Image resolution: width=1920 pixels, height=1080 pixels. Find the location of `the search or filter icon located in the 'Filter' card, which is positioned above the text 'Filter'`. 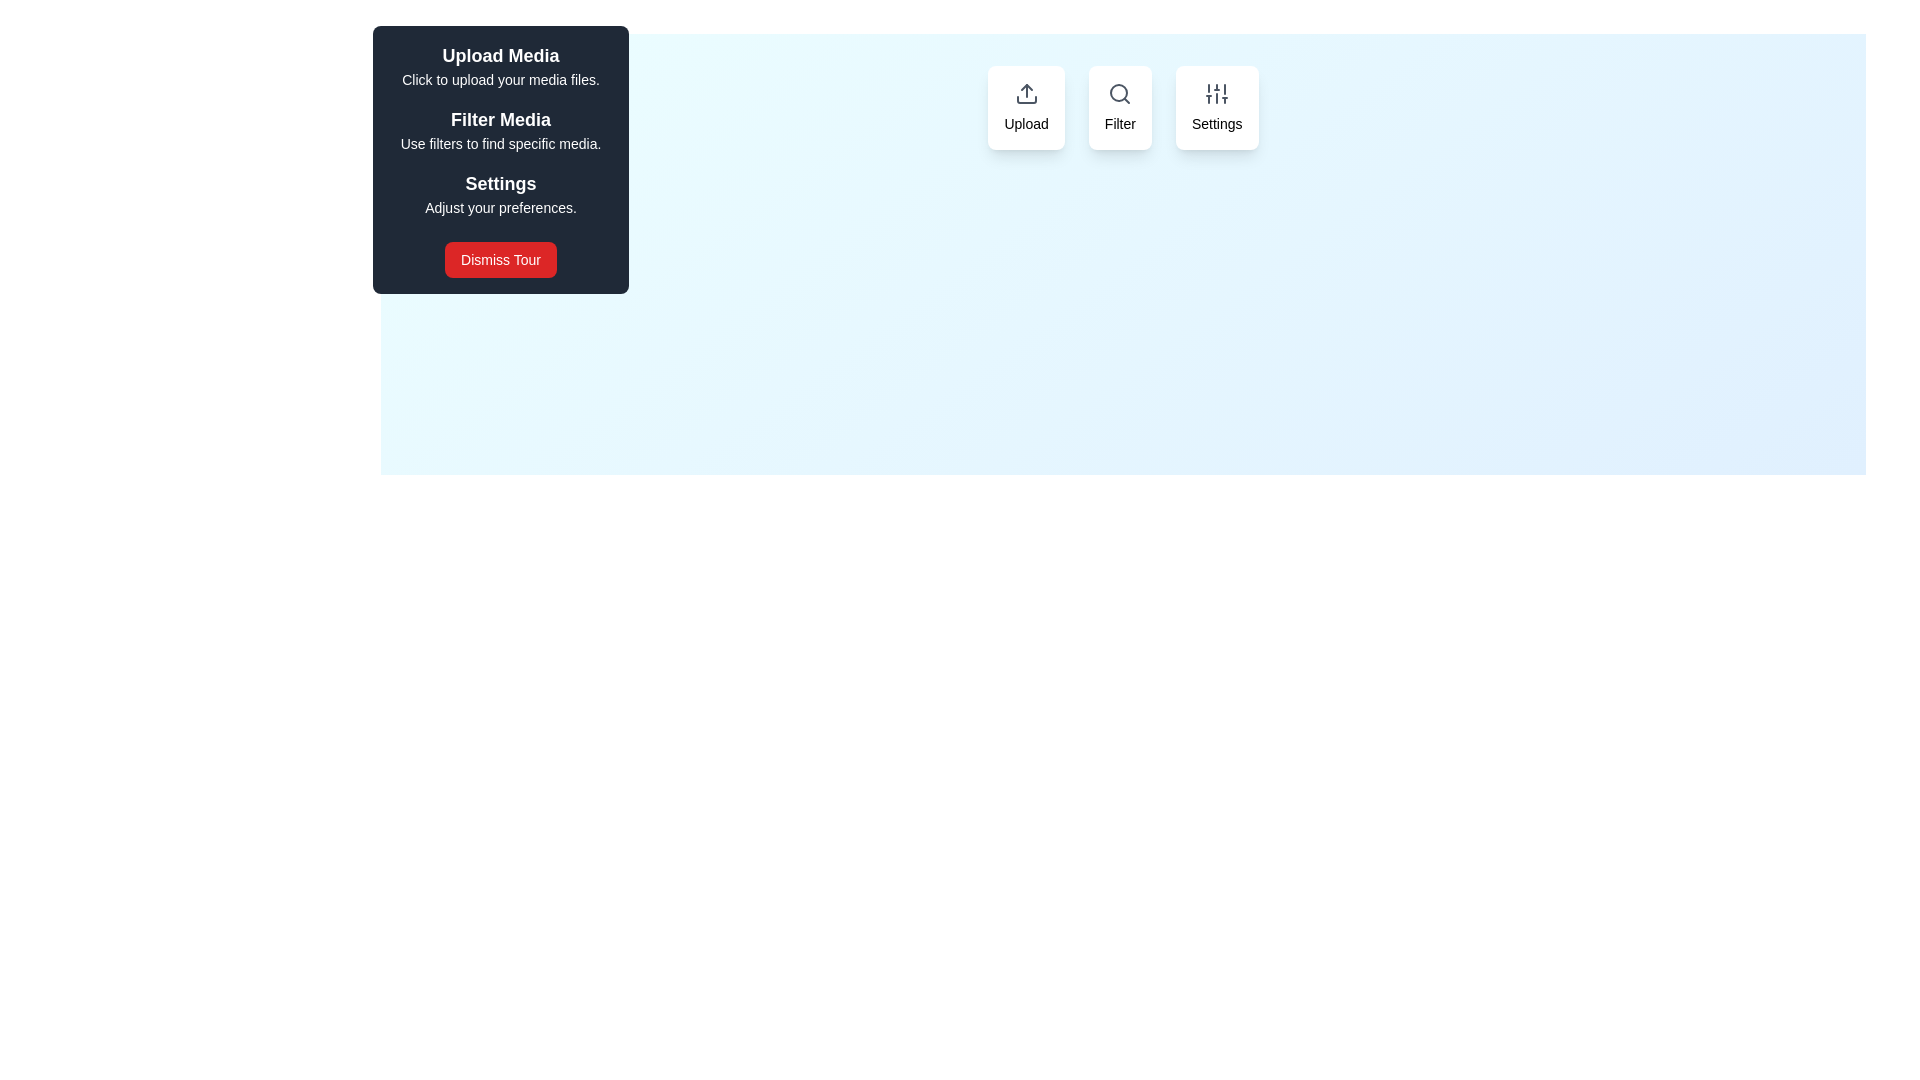

the search or filter icon located in the 'Filter' card, which is positioned above the text 'Filter' is located at coordinates (1120, 93).